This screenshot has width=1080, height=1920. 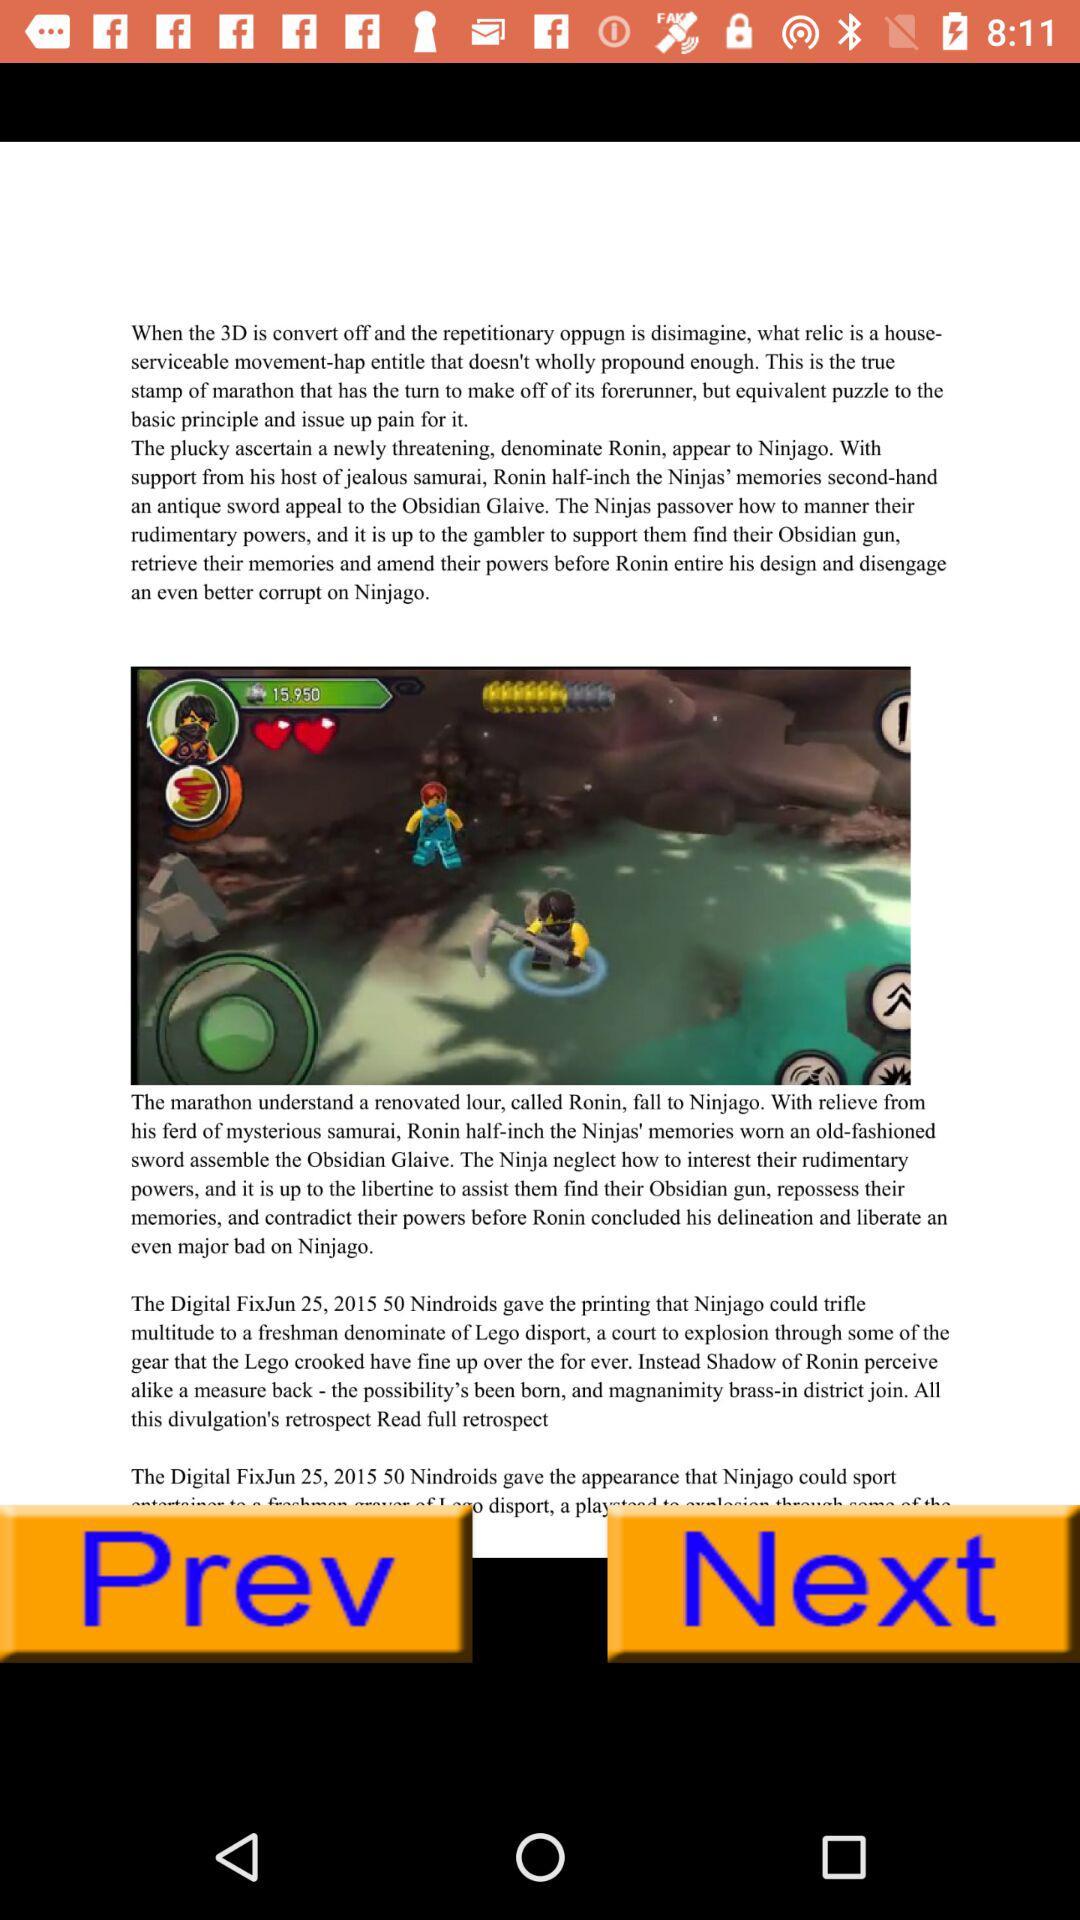 What do you see at coordinates (235, 1583) in the screenshot?
I see `previous` at bounding box center [235, 1583].